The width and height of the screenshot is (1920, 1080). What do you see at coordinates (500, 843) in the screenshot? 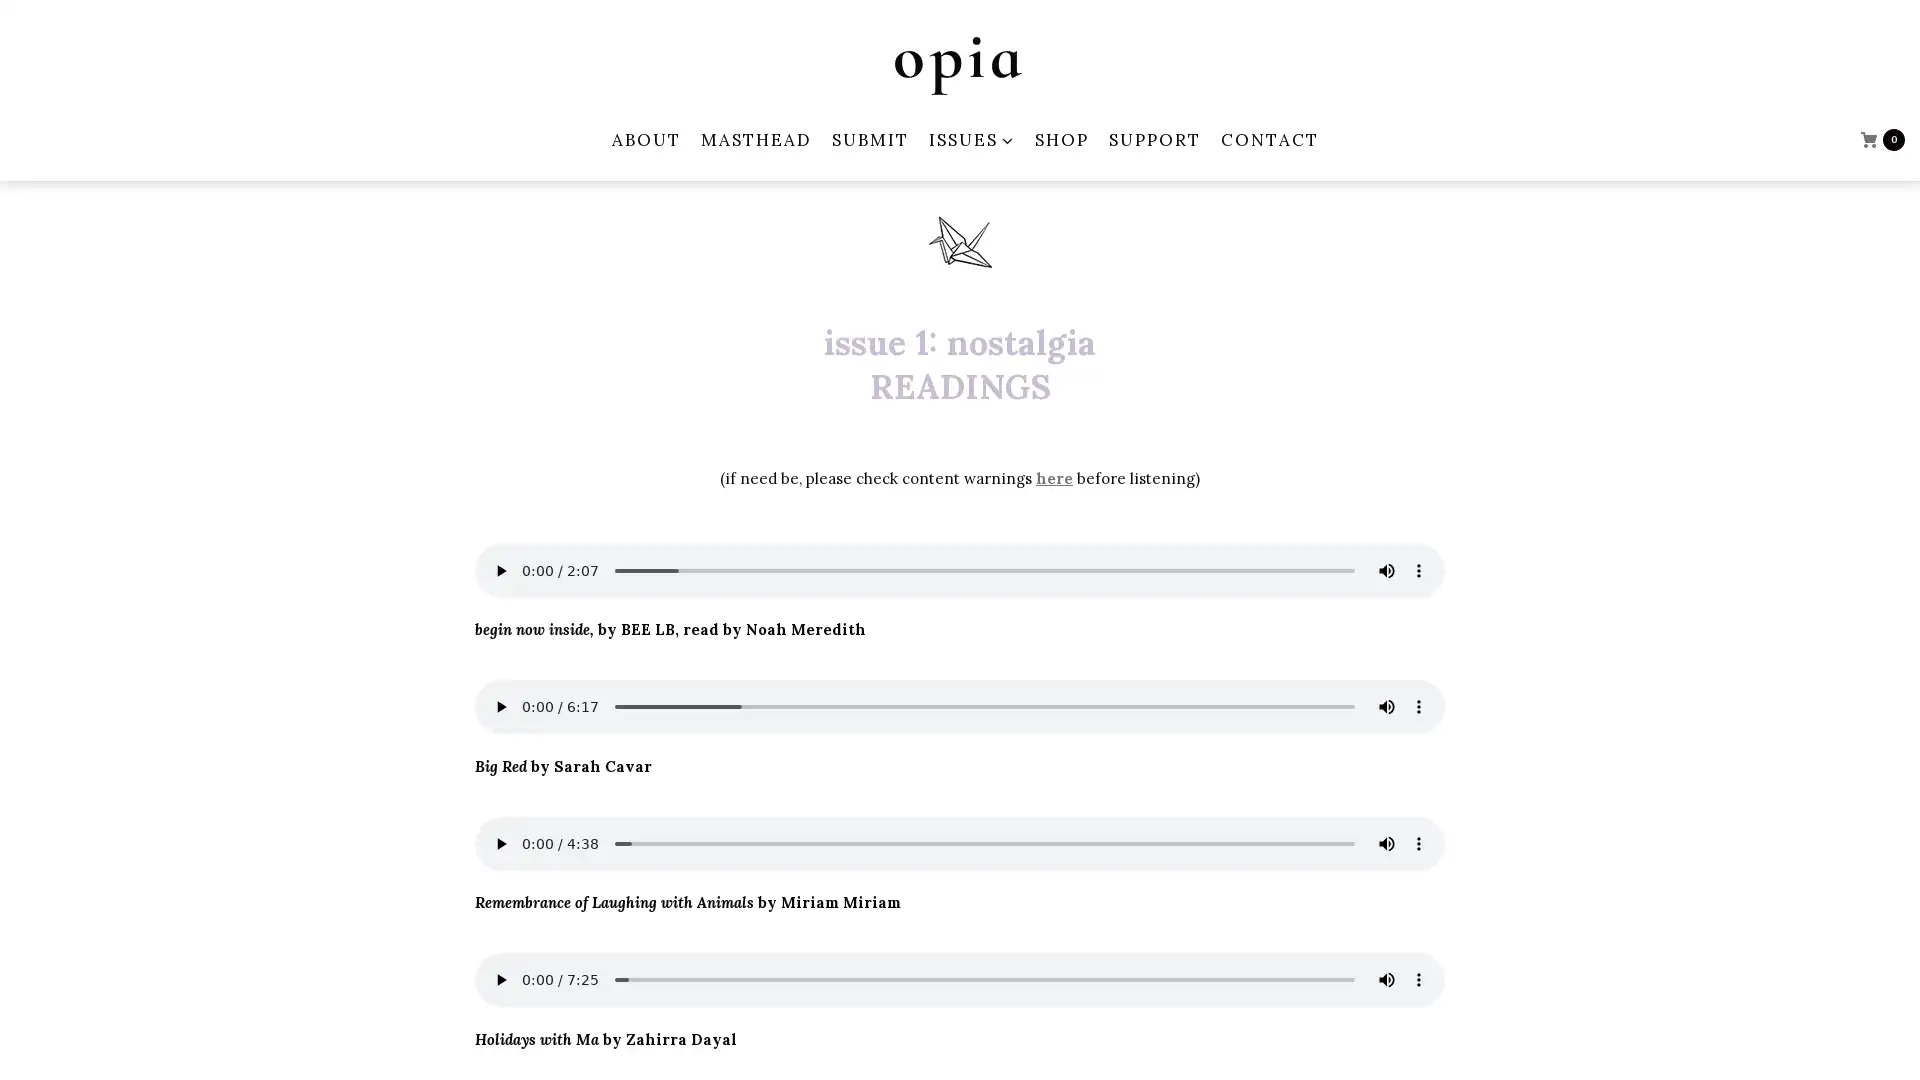
I see `play` at bounding box center [500, 843].